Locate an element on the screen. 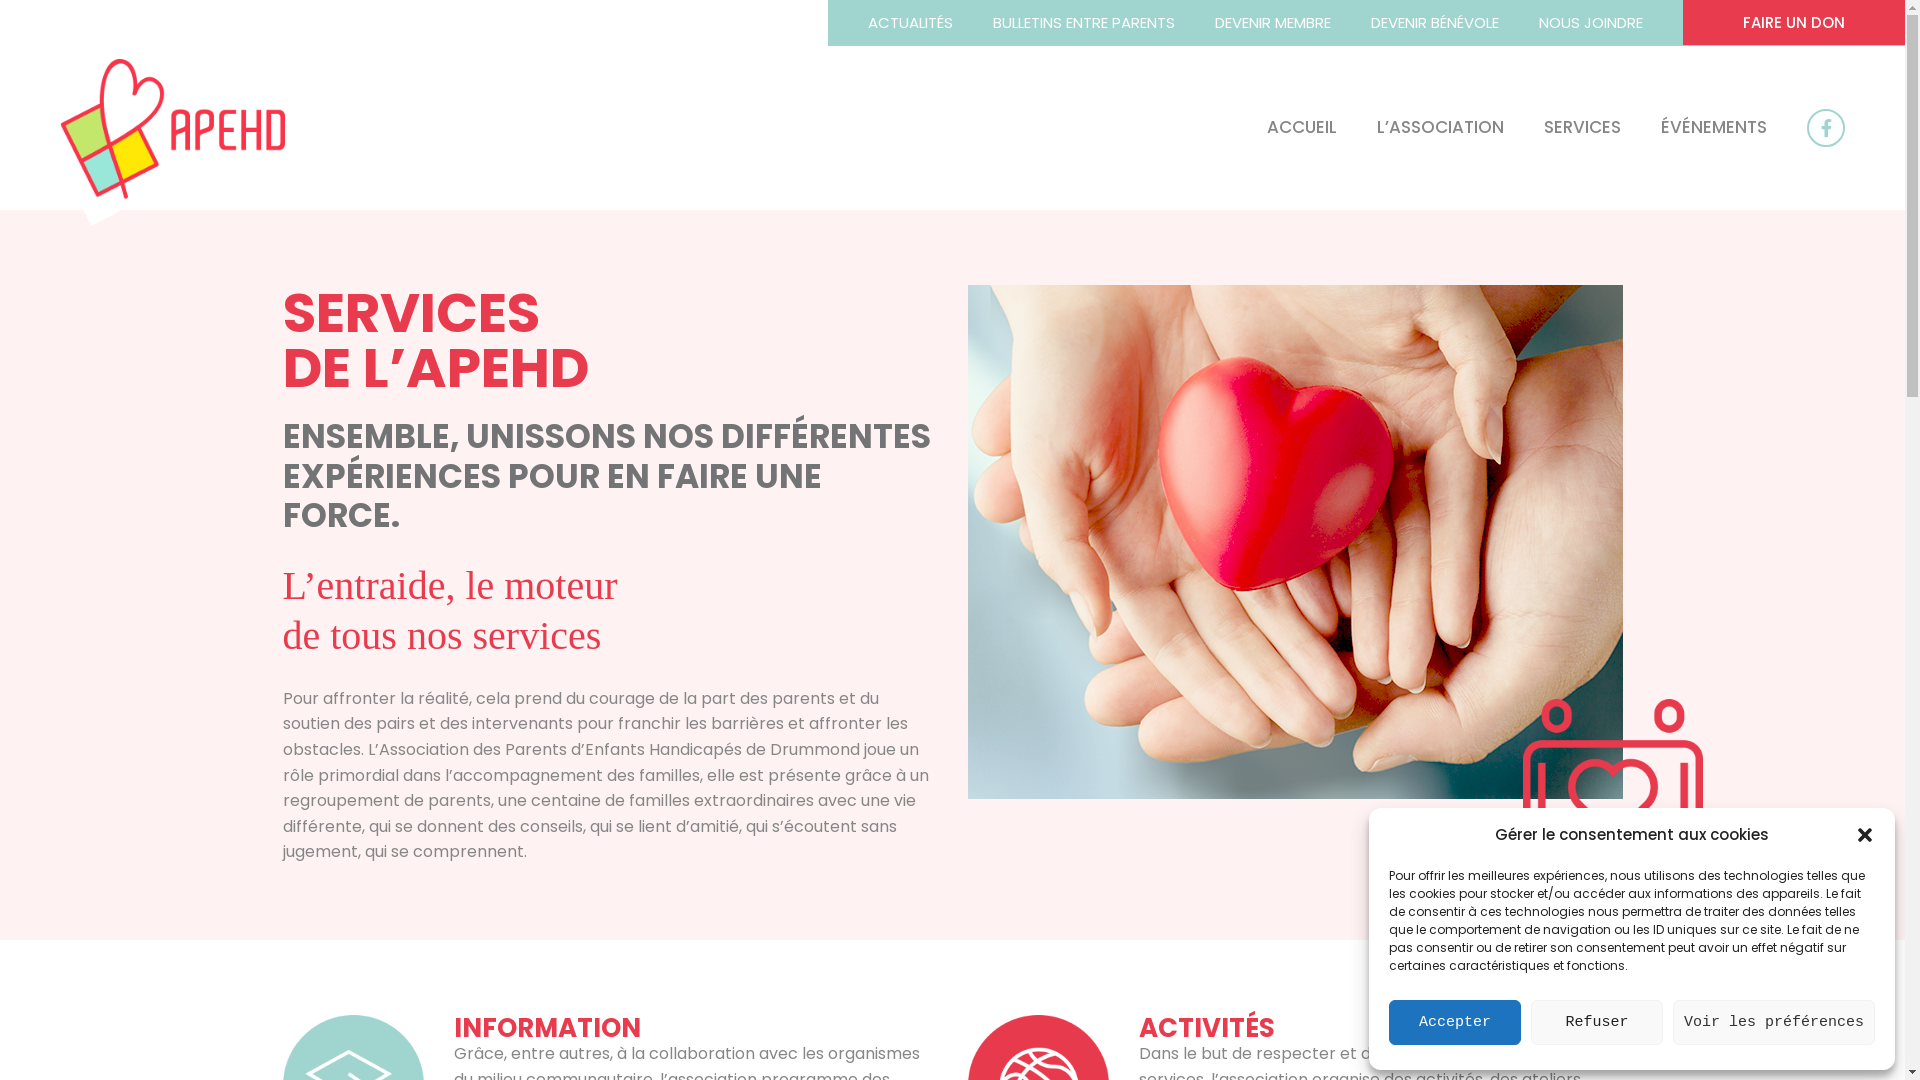  'SERVICES' is located at coordinates (1503, 127).